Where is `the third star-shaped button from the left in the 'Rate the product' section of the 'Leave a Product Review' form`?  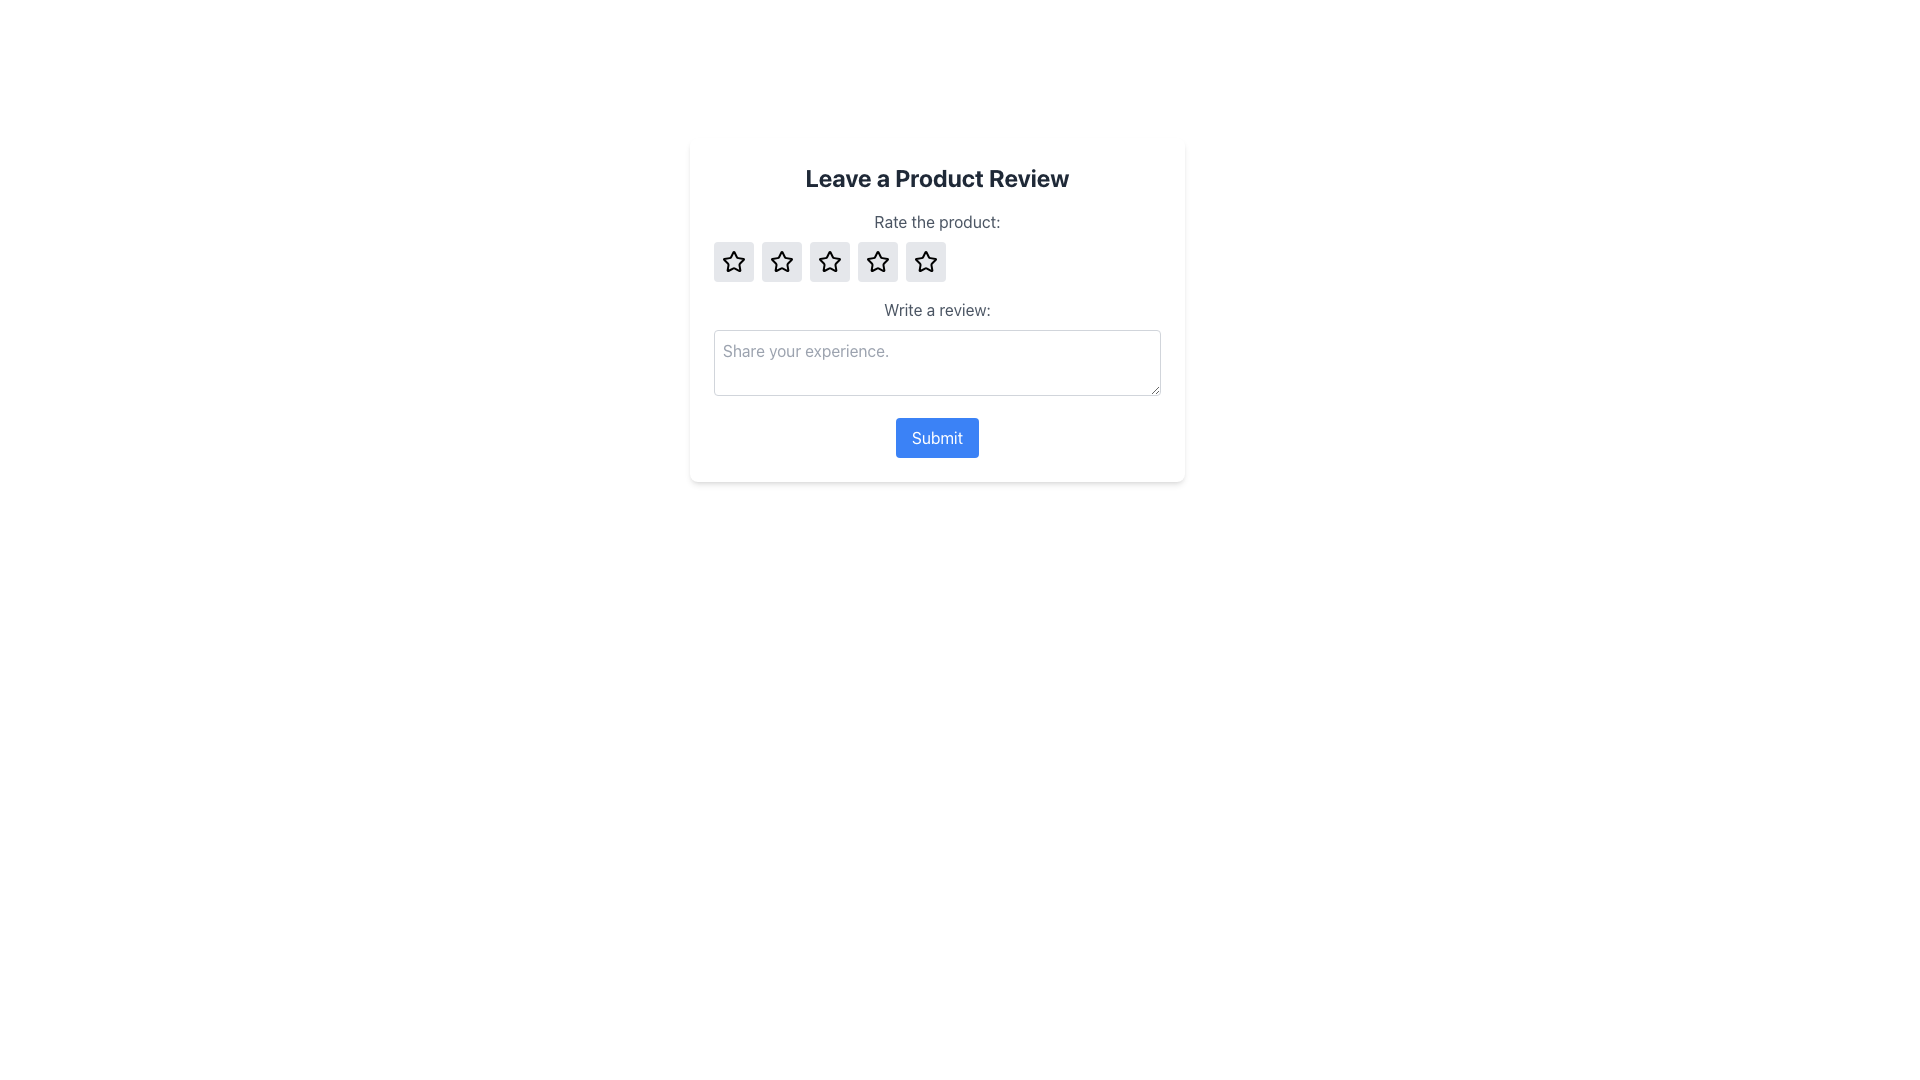 the third star-shaped button from the left in the 'Rate the product' section of the 'Leave a Product Review' form is located at coordinates (781, 261).